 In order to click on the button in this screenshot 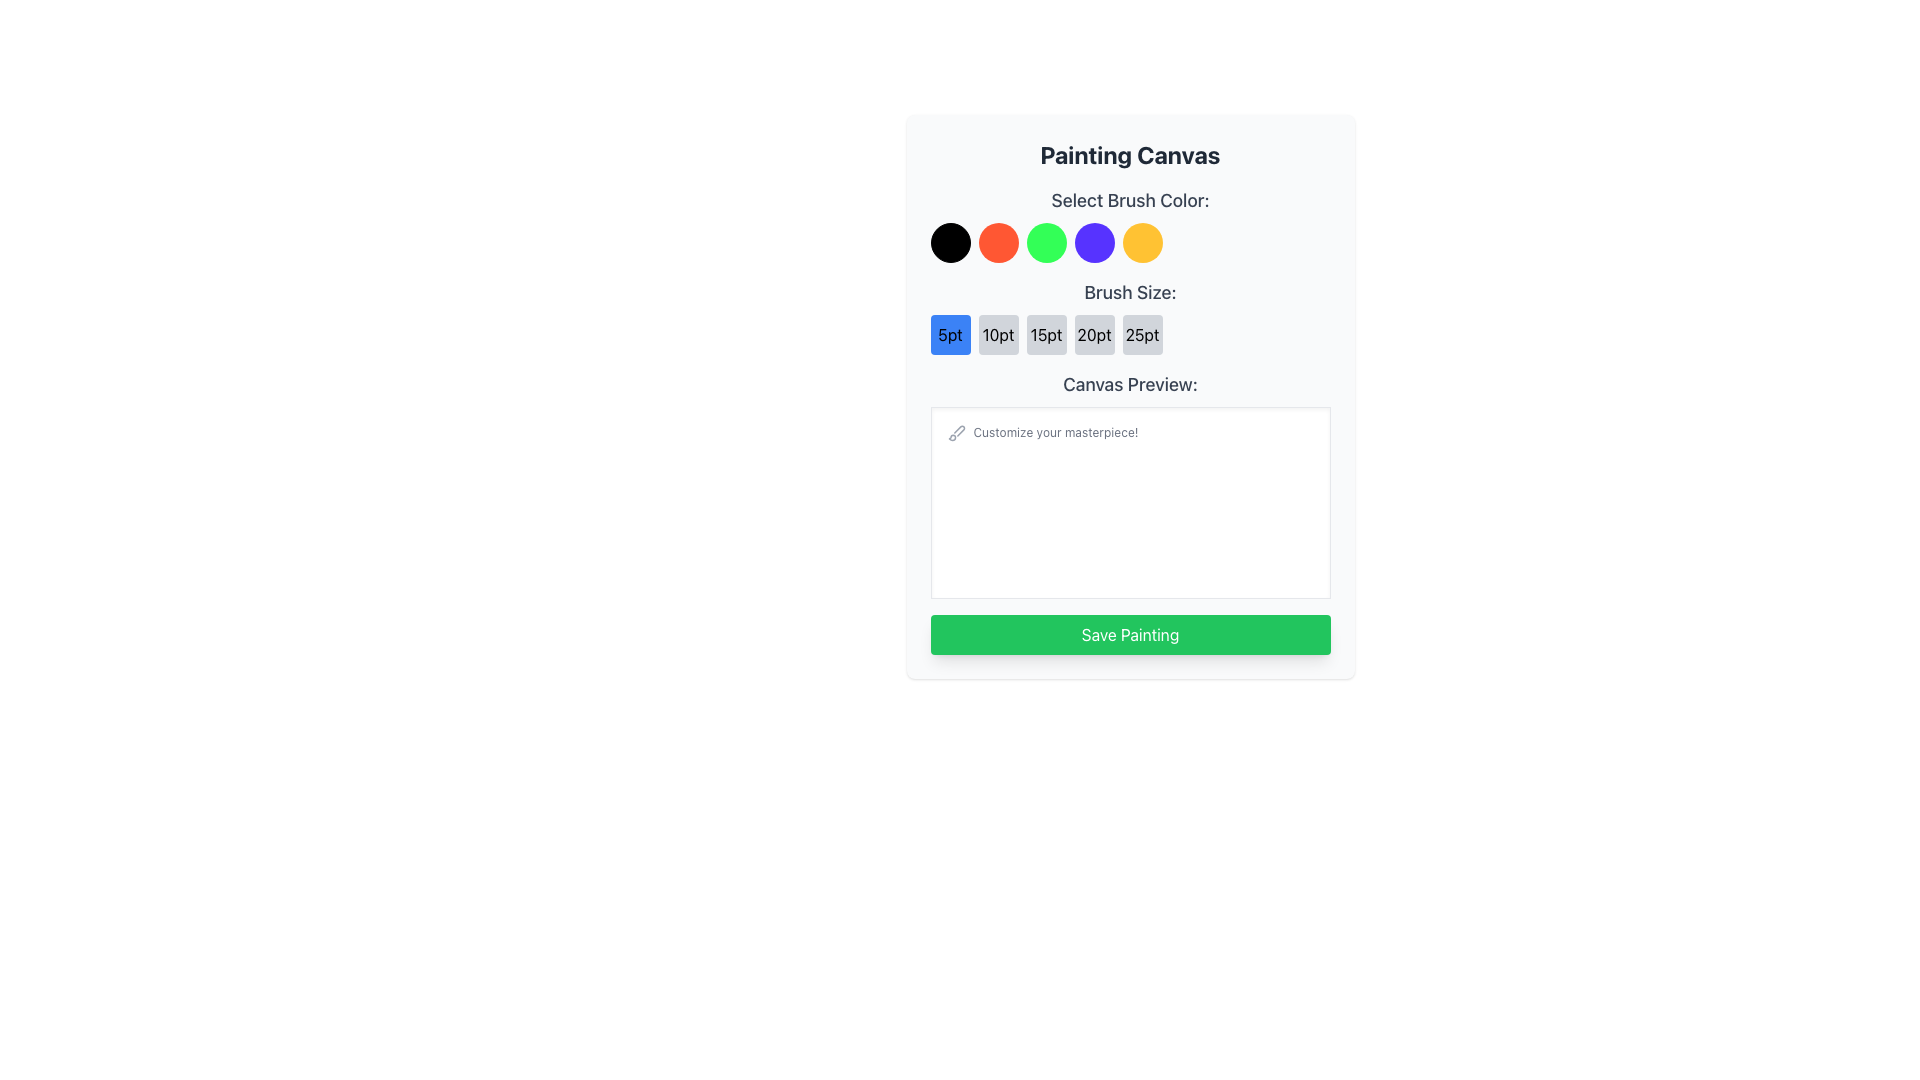, I will do `click(1045, 334)`.